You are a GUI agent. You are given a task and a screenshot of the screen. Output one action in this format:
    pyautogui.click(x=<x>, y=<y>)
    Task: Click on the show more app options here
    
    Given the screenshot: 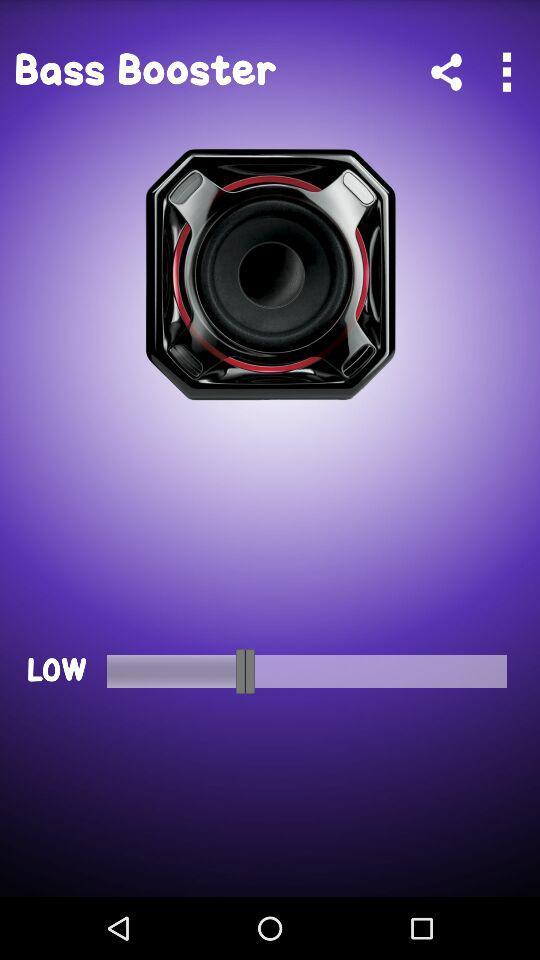 What is the action you would take?
    pyautogui.click(x=505, y=72)
    